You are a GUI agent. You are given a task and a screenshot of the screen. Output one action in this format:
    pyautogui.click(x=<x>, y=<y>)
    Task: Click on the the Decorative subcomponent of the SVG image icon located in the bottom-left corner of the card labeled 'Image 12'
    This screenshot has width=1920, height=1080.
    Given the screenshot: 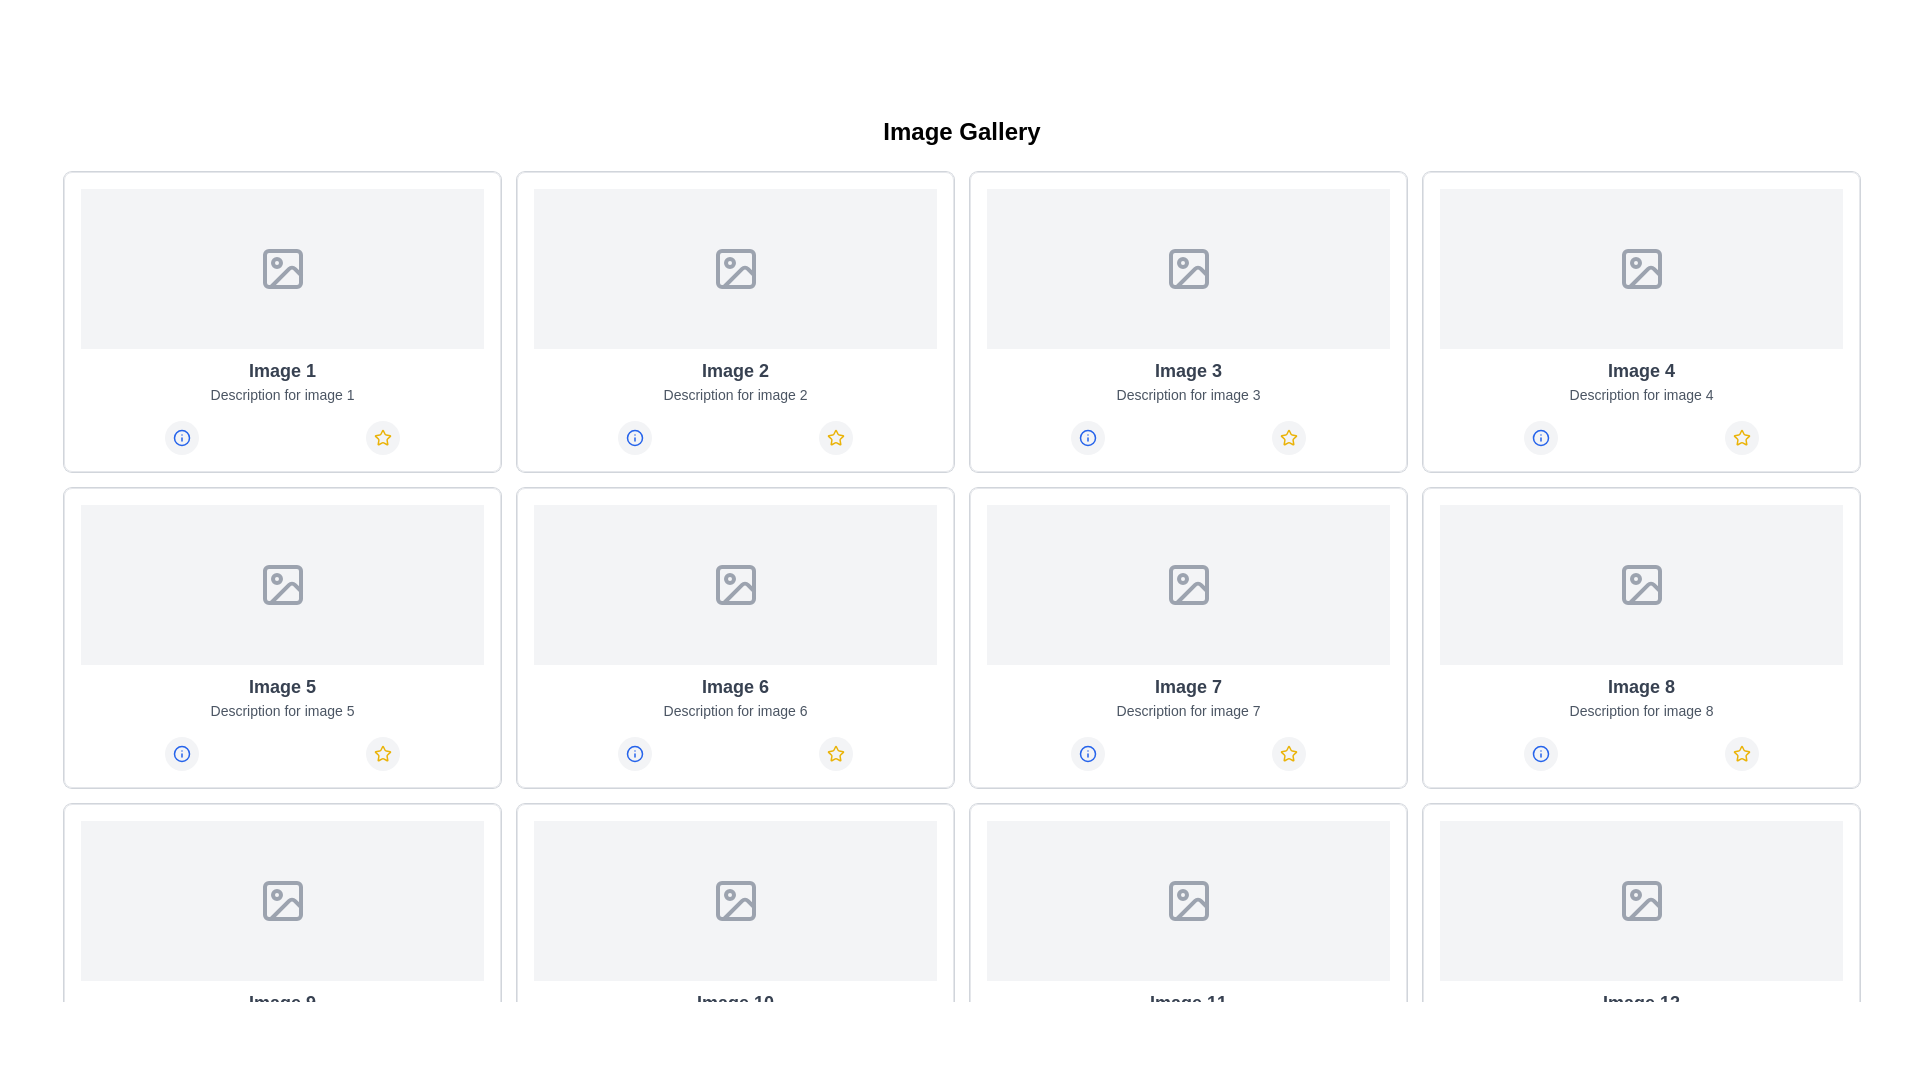 What is the action you would take?
    pyautogui.click(x=1641, y=901)
    